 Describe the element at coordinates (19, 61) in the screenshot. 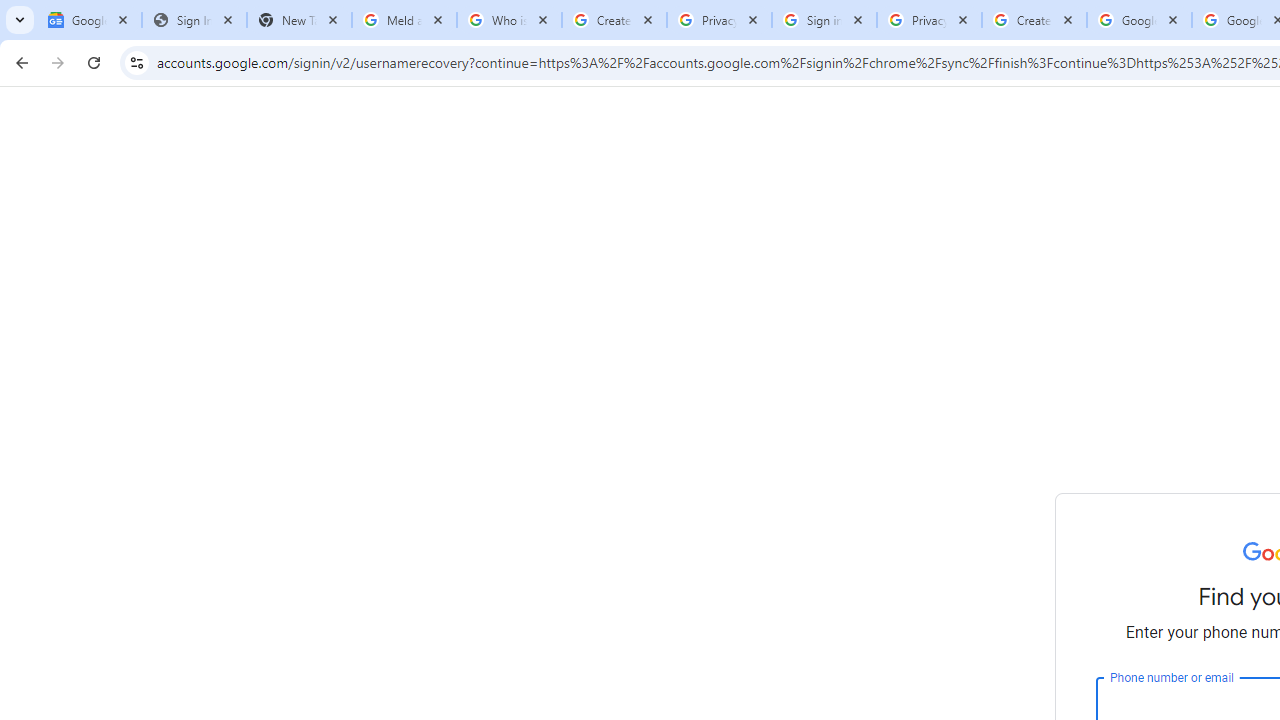

I see `'Back'` at that location.